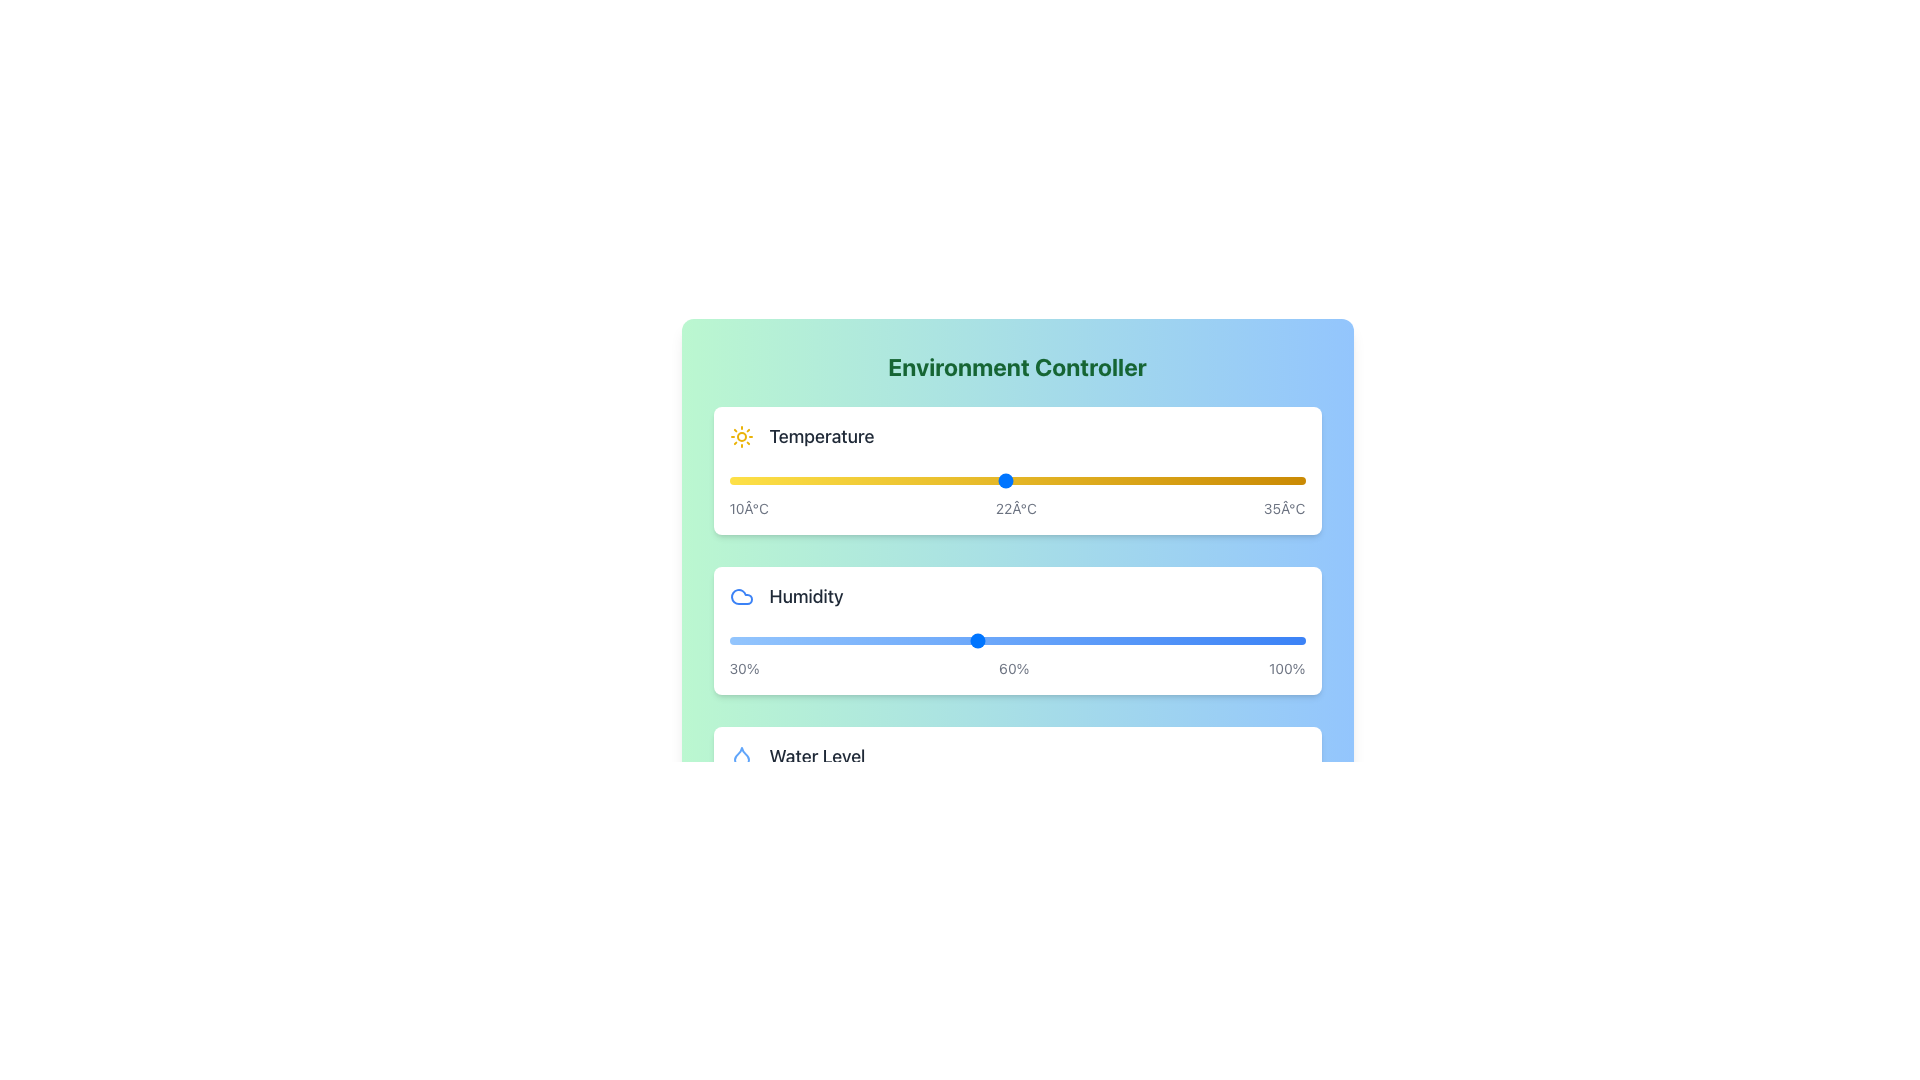 The image size is (1920, 1080). What do you see at coordinates (1016, 508) in the screenshot?
I see `the temperature value displayed as '22Â°C', which is centered below the yellow temperature slider bar in the 'Temperature' section of the 'Environment Controller' panel` at bounding box center [1016, 508].